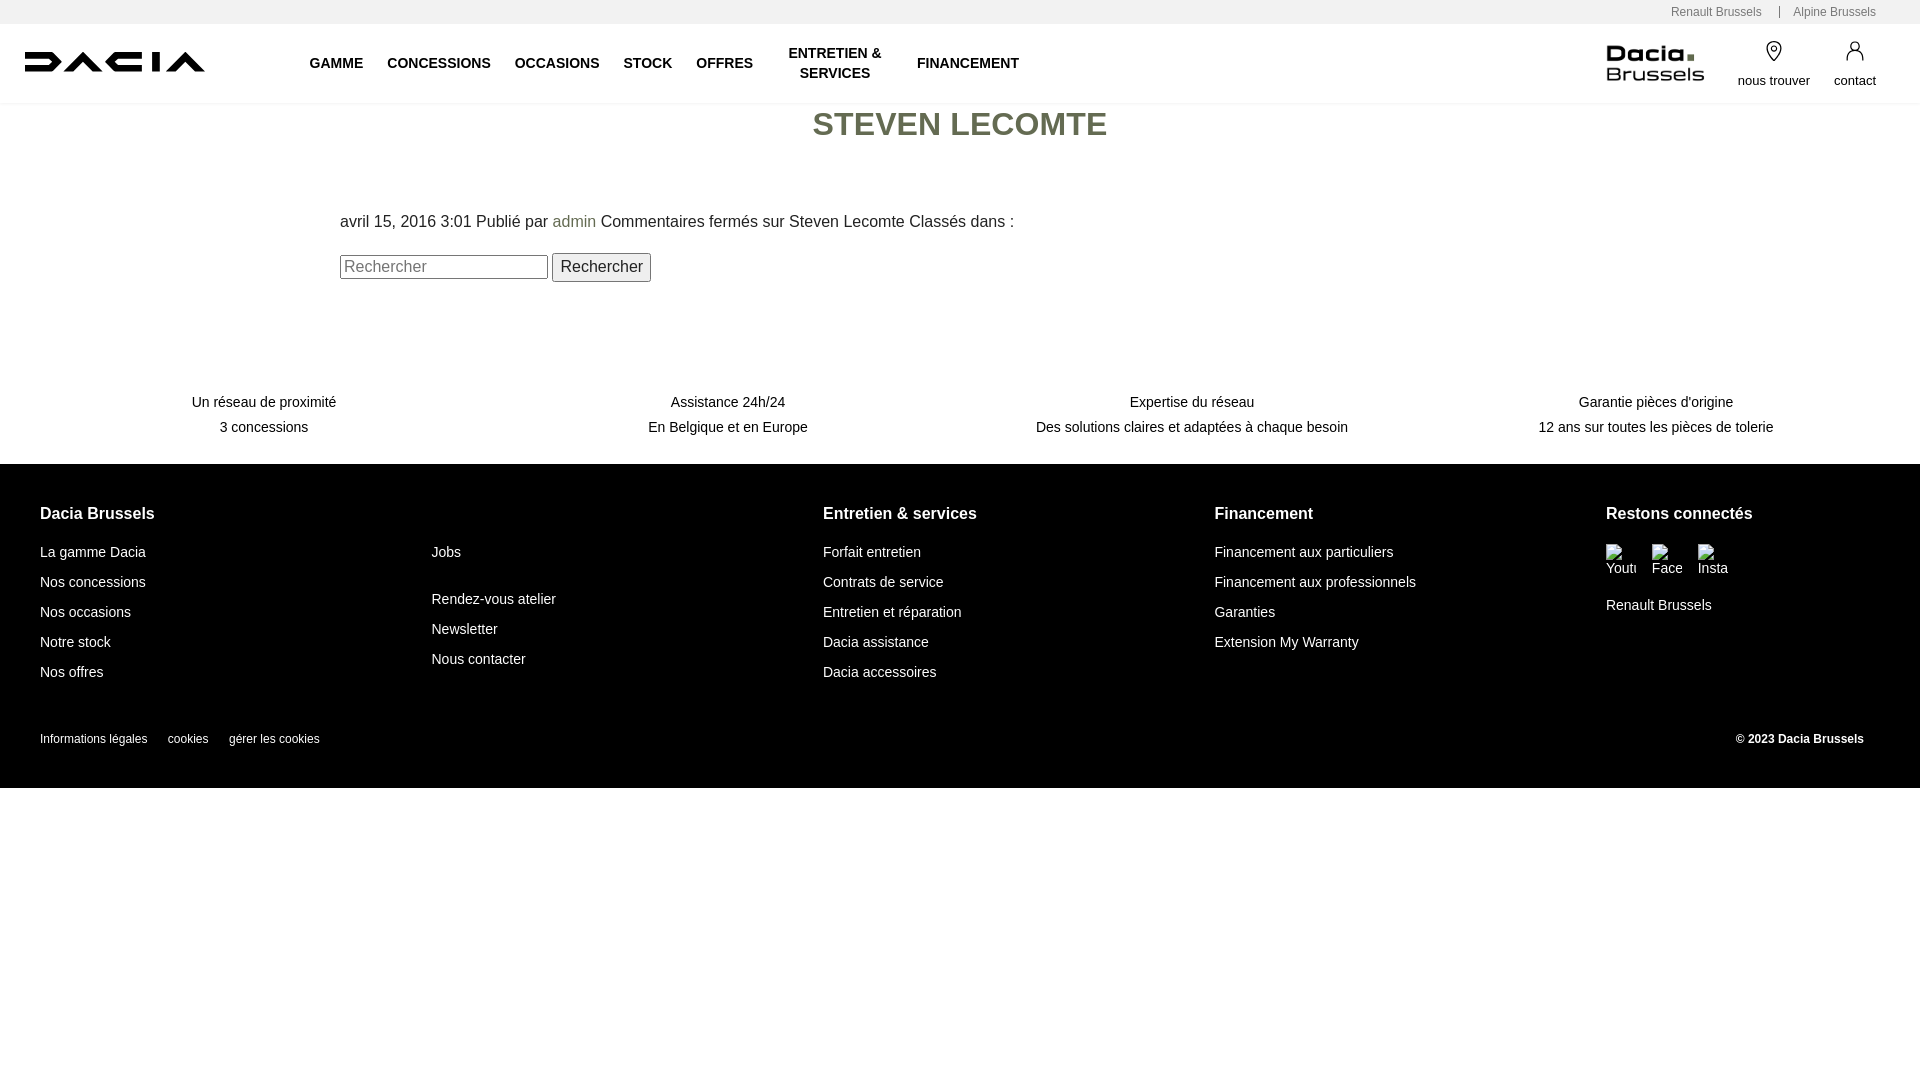 The image size is (1920, 1080). What do you see at coordinates (437, 61) in the screenshot?
I see `'CONCESSIONS'` at bounding box center [437, 61].